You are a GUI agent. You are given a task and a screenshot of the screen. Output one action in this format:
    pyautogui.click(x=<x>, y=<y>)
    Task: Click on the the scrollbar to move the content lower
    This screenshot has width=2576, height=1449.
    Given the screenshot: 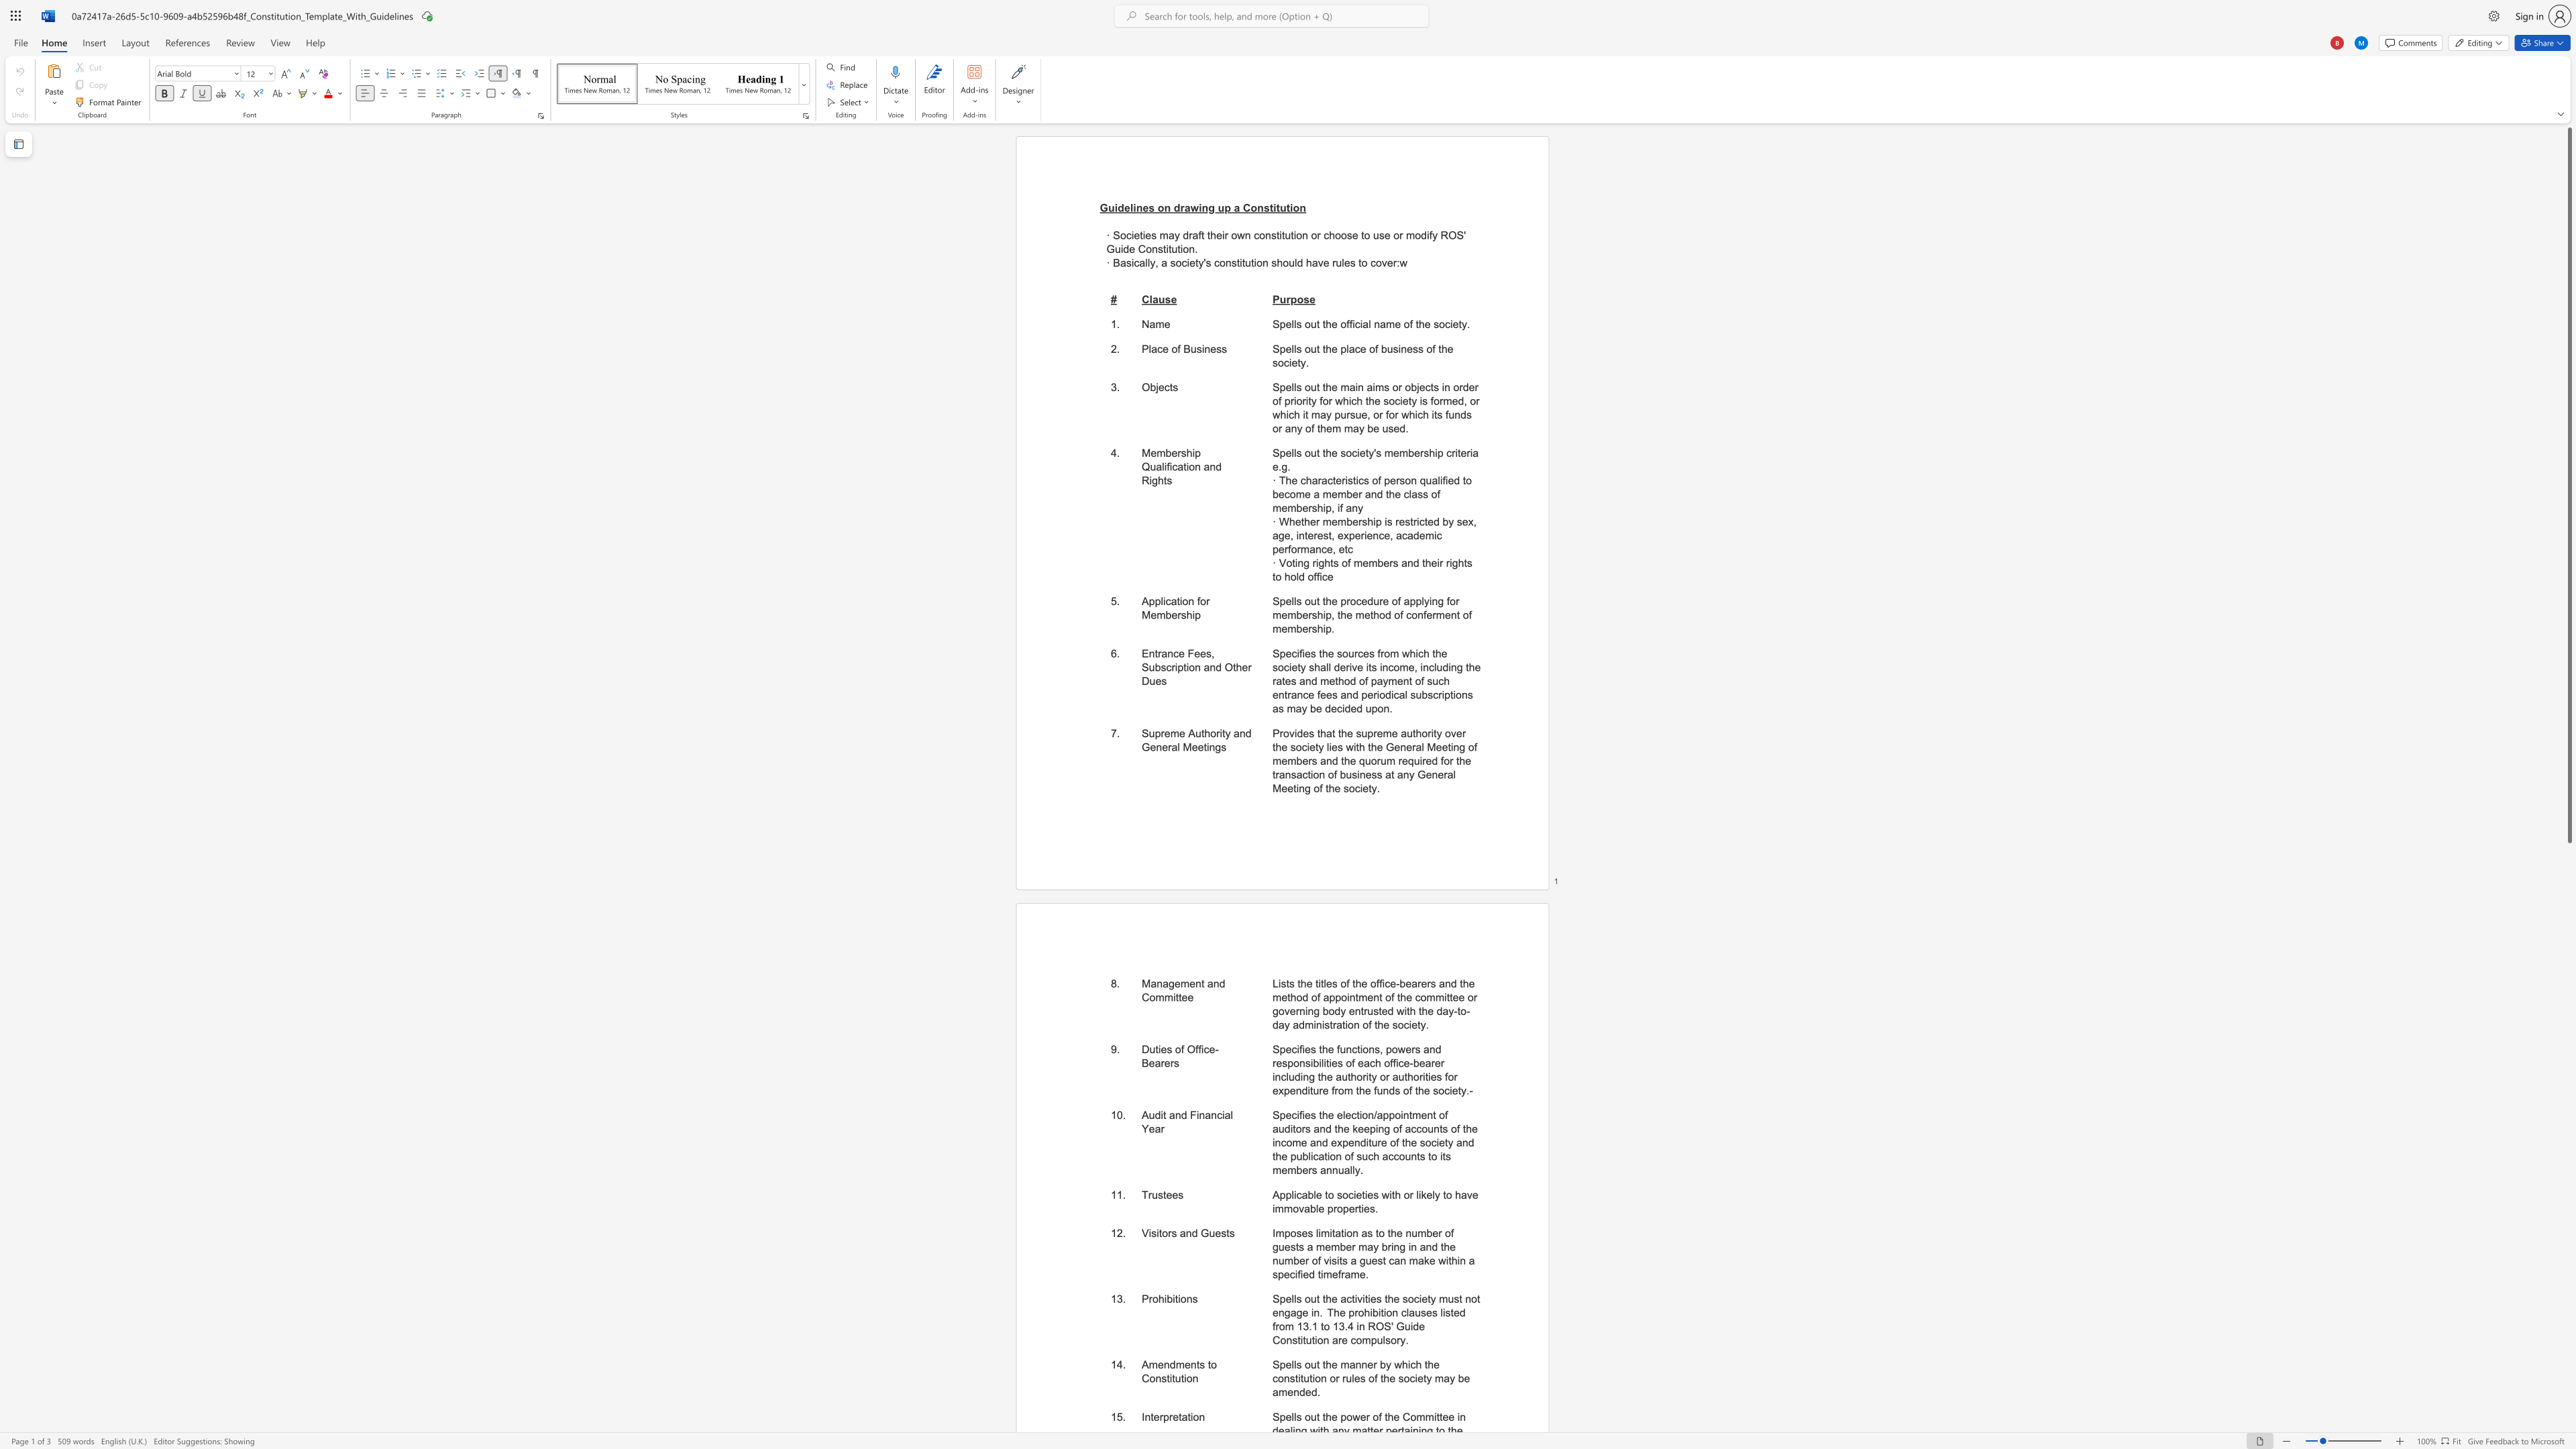 What is the action you would take?
    pyautogui.click(x=2568, y=1120)
    